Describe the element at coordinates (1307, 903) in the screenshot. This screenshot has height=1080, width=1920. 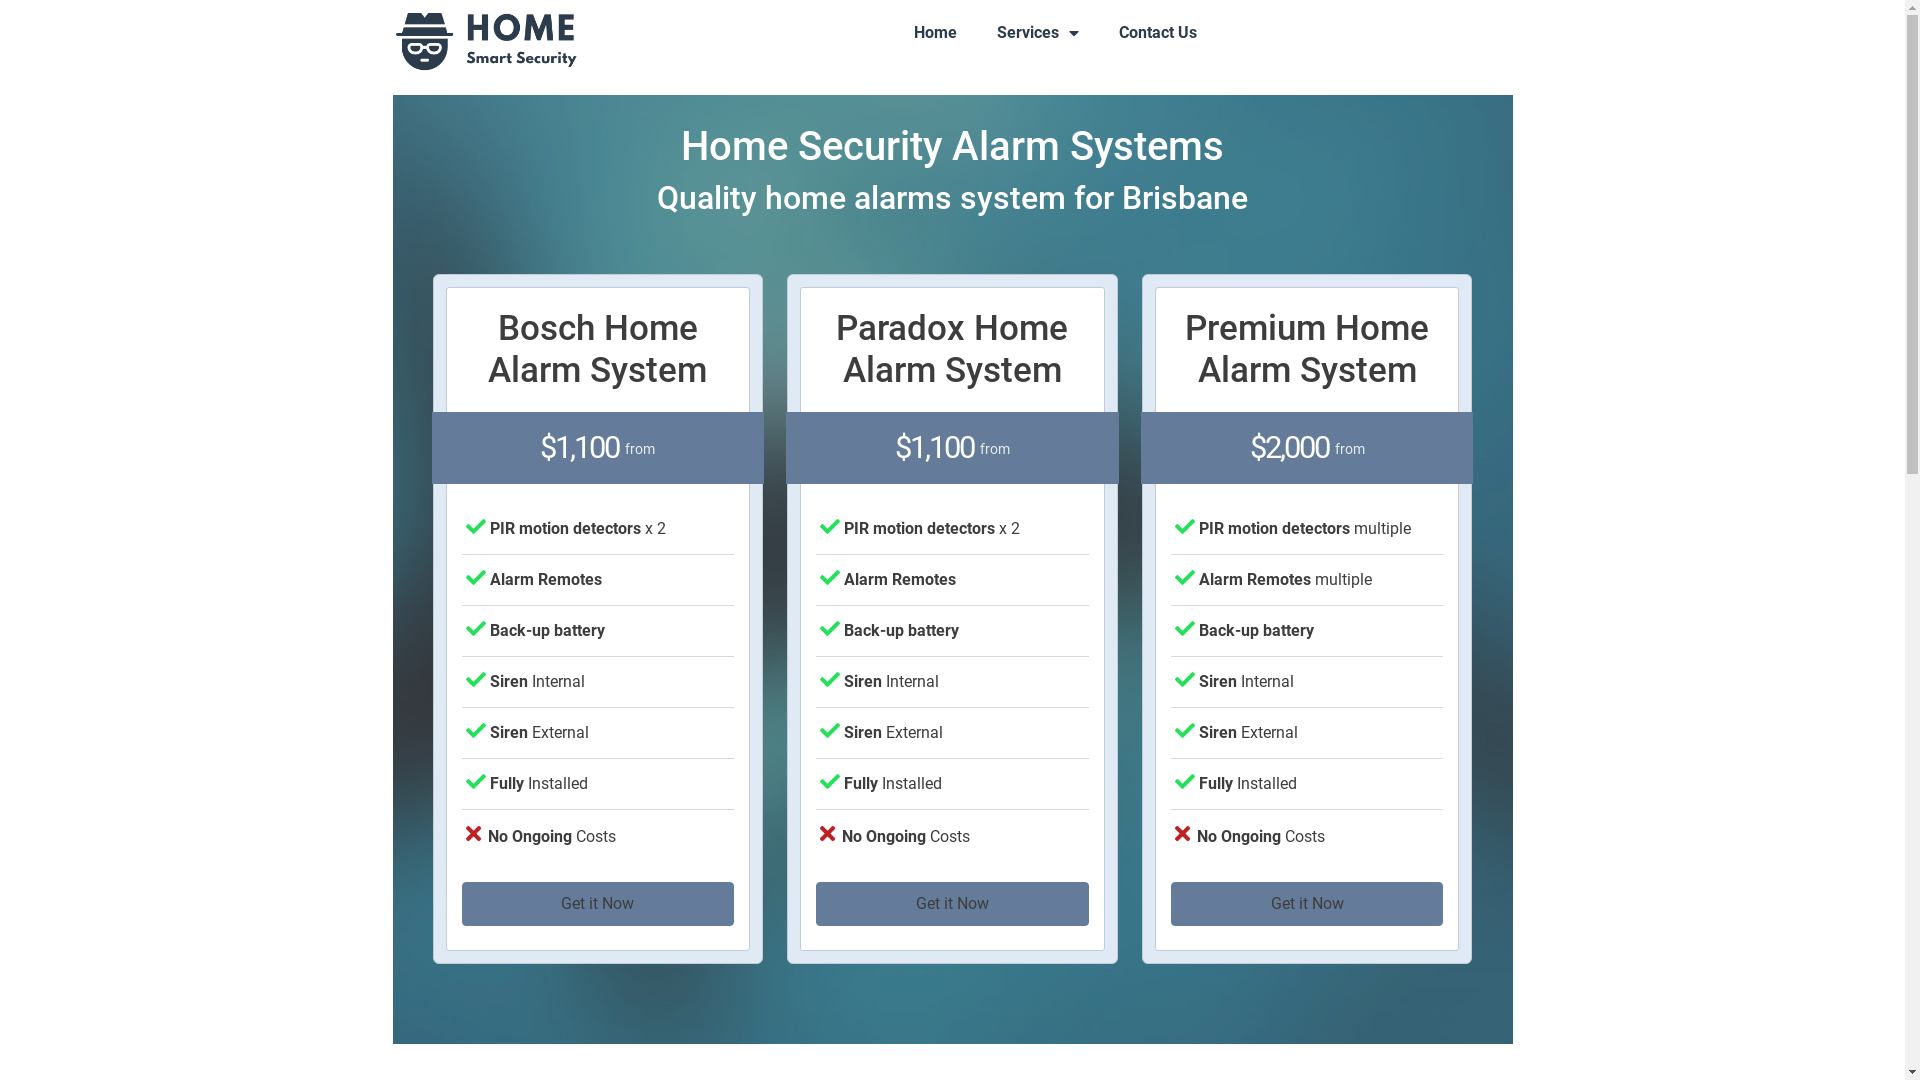
I see `'Get it Now'` at that location.